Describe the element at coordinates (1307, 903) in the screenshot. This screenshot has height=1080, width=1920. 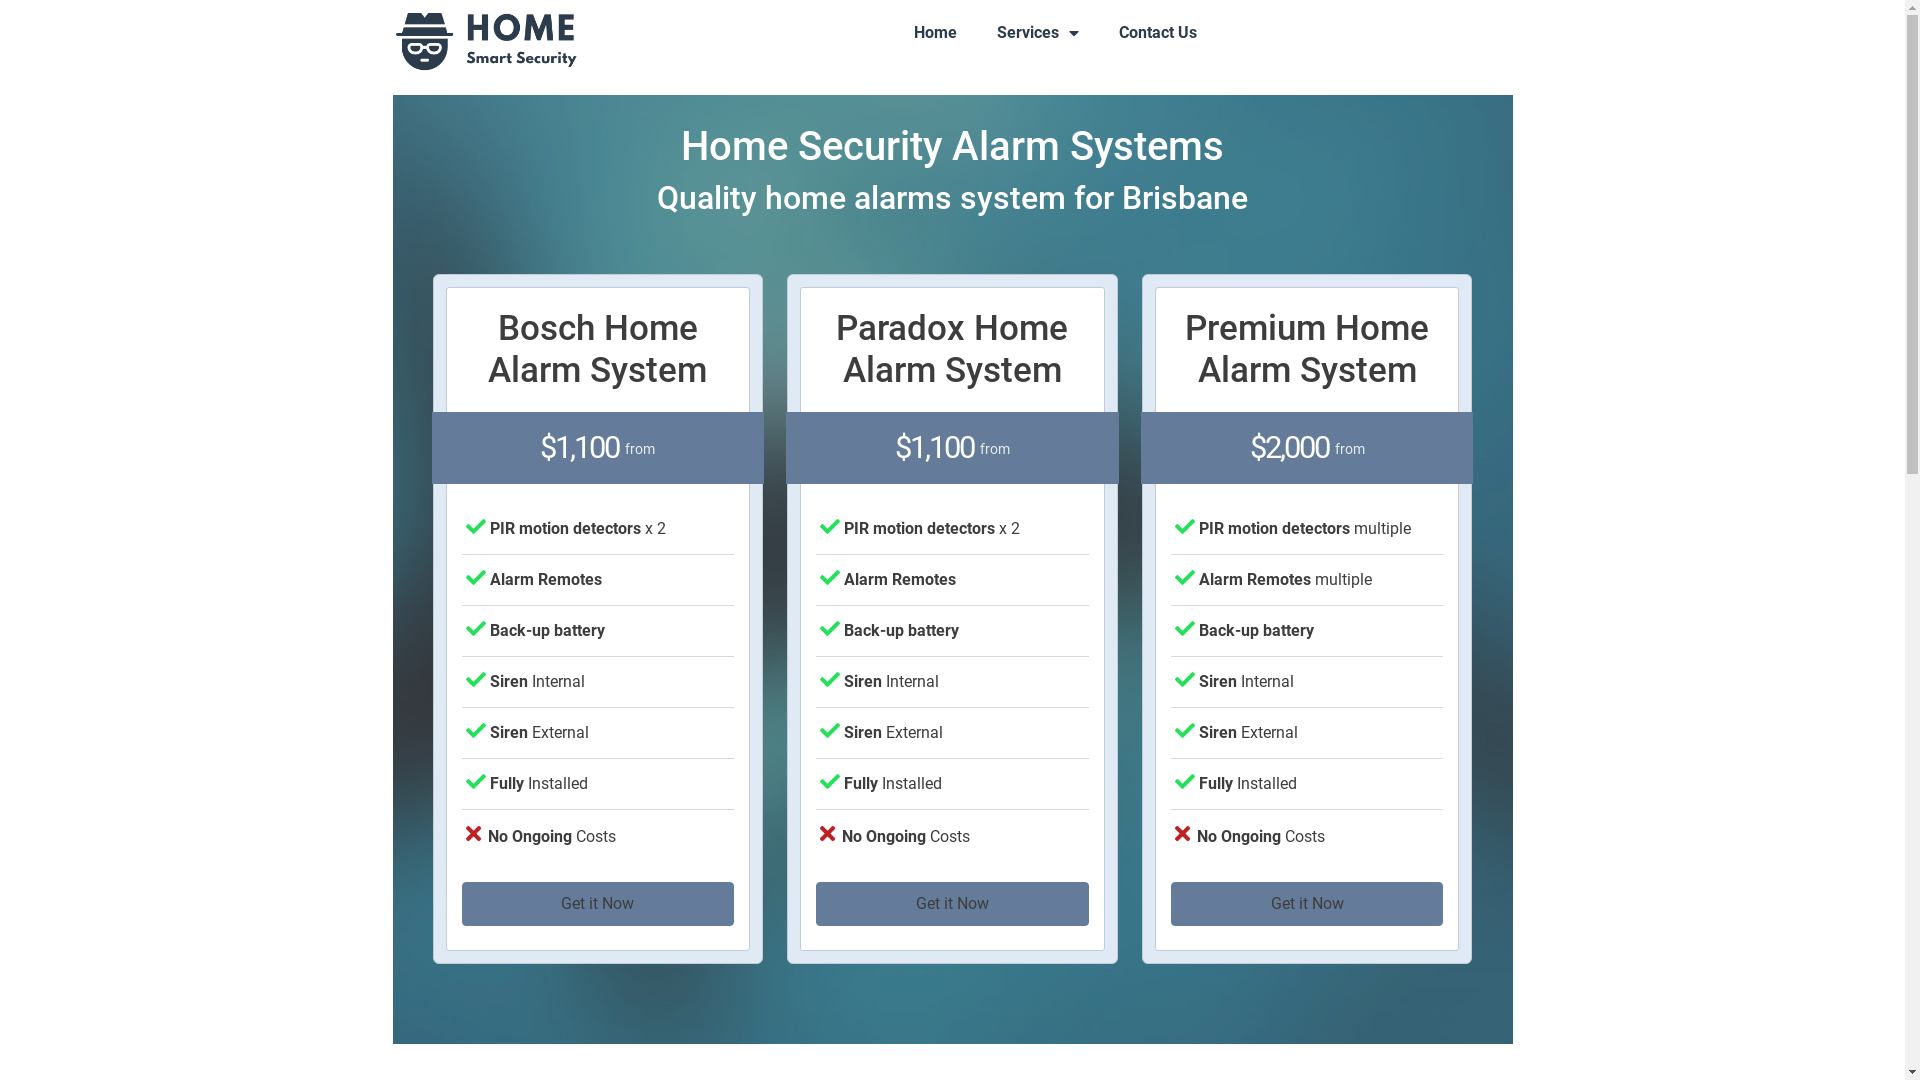
I see `'Get it Now'` at that location.